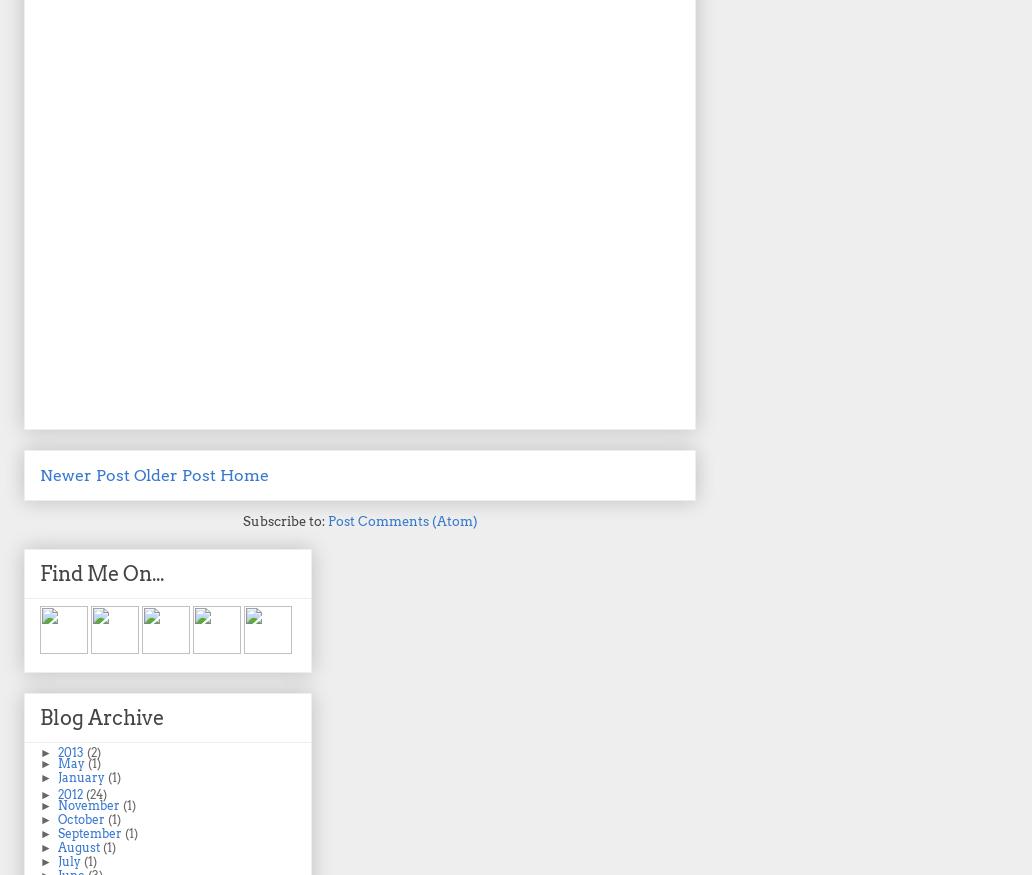  Describe the element at coordinates (92, 751) in the screenshot. I see `'(2)'` at that location.